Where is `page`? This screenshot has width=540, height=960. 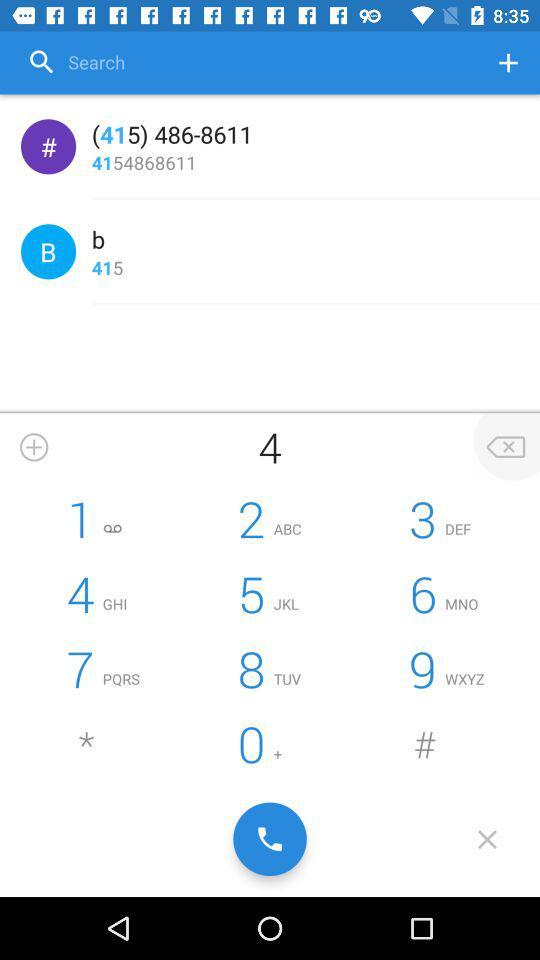
page is located at coordinates (486, 839).